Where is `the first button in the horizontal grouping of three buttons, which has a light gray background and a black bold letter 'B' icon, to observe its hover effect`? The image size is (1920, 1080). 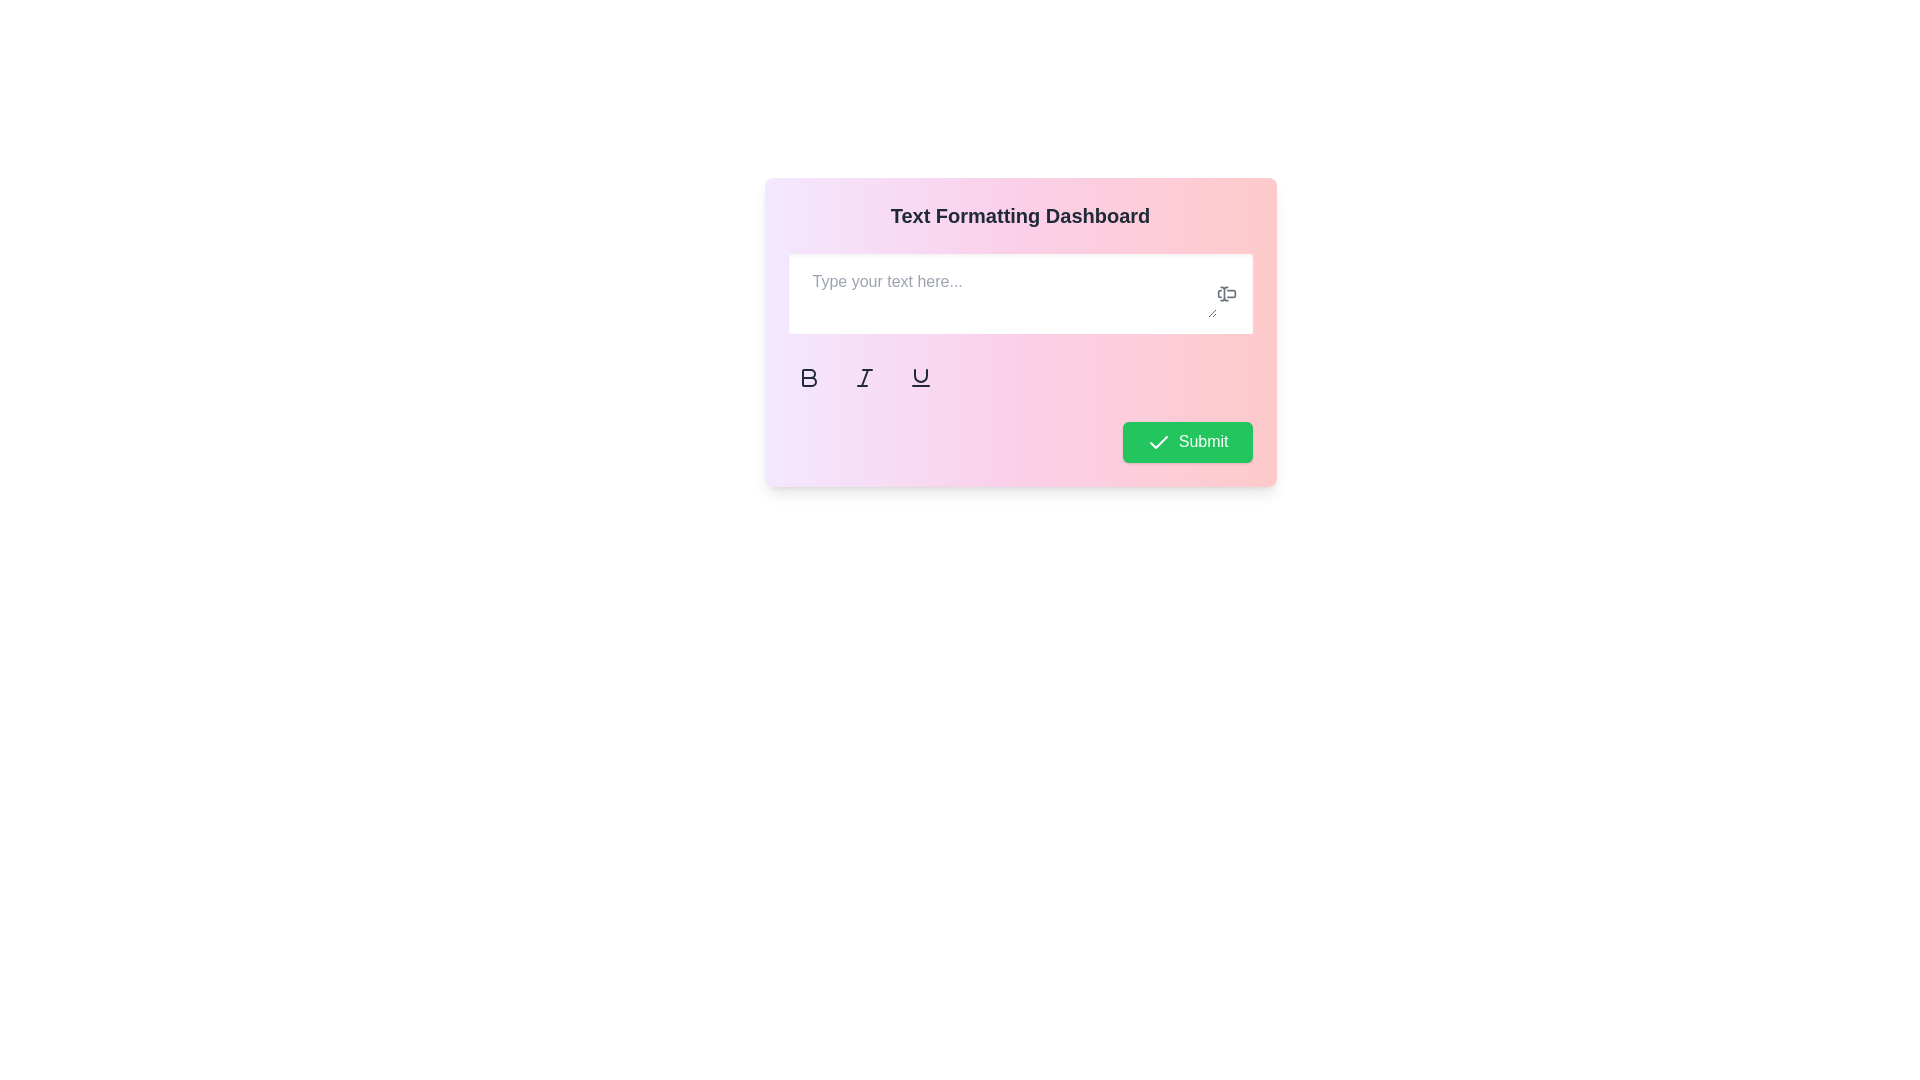 the first button in the horizontal grouping of three buttons, which has a light gray background and a black bold letter 'B' icon, to observe its hover effect is located at coordinates (808, 378).